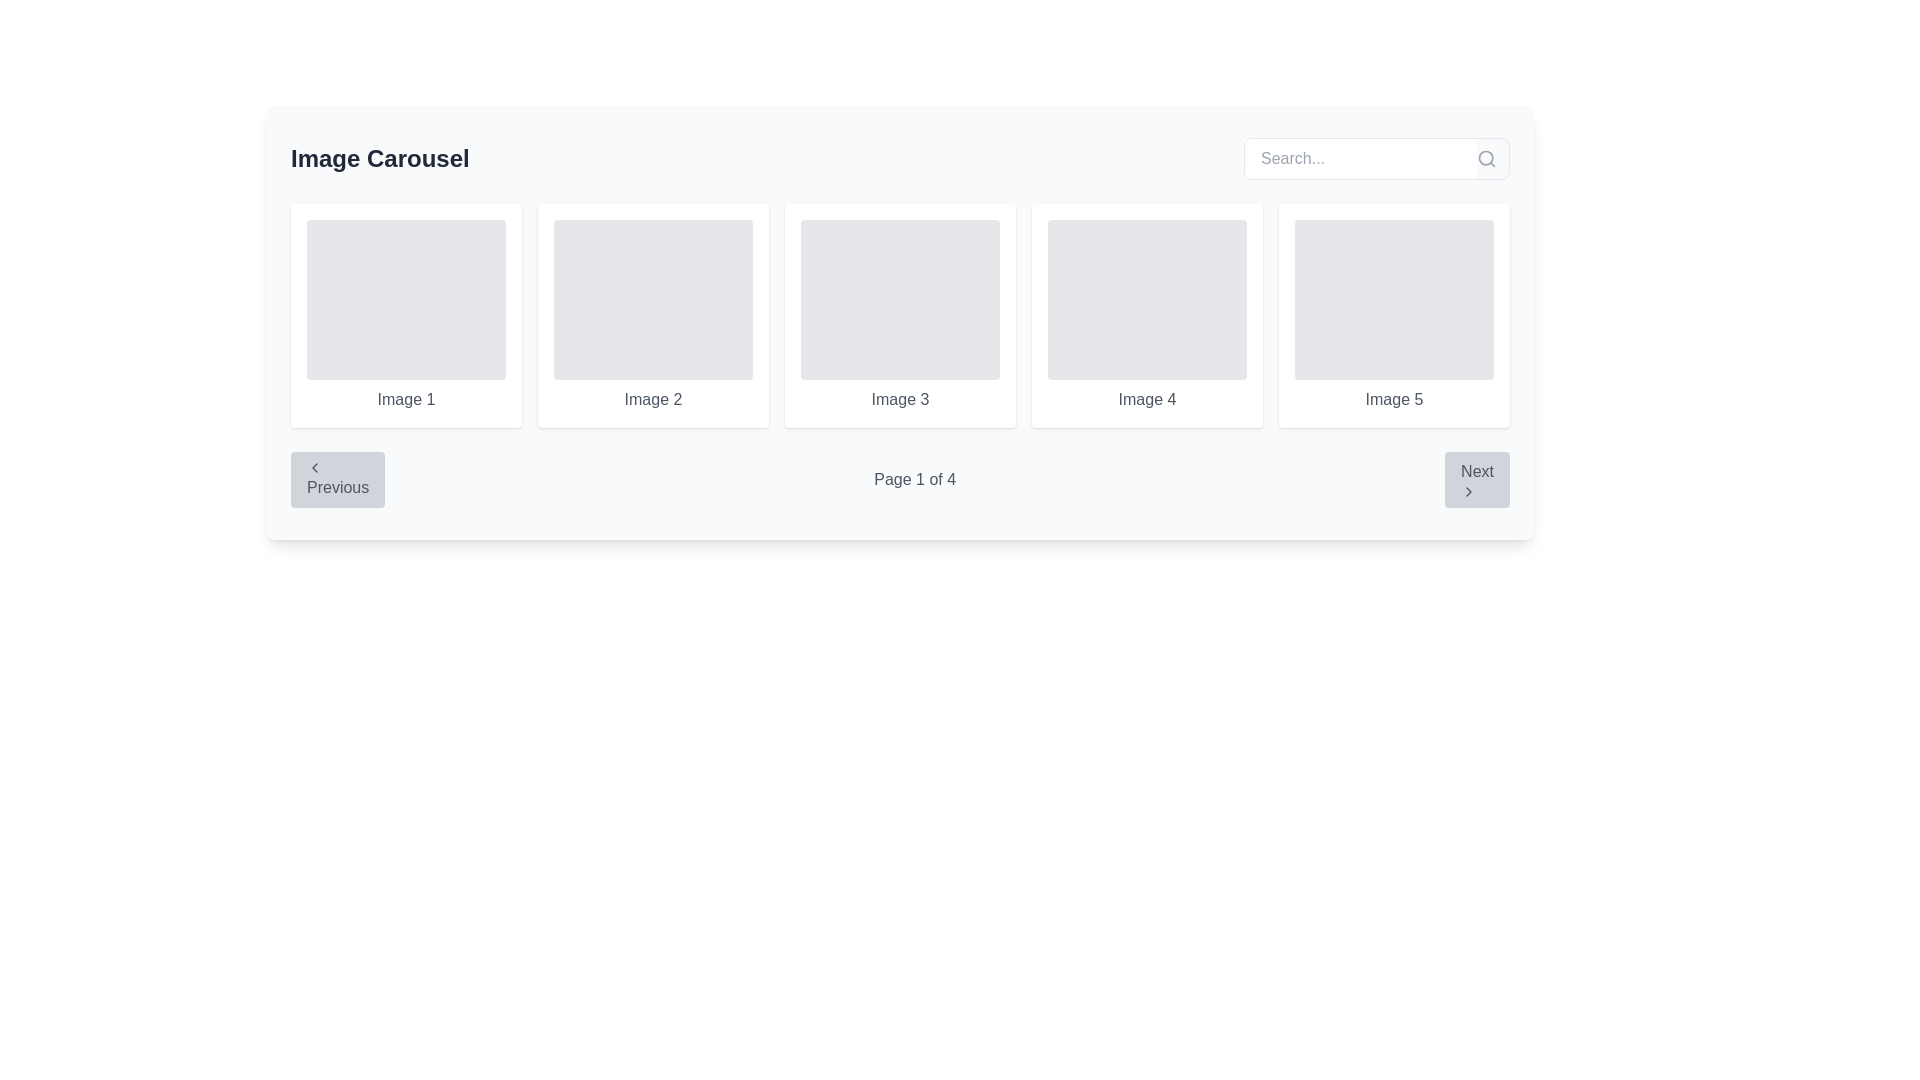  Describe the element at coordinates (314, 467) in the screenshot. I see `keyboard navigation` at that location.